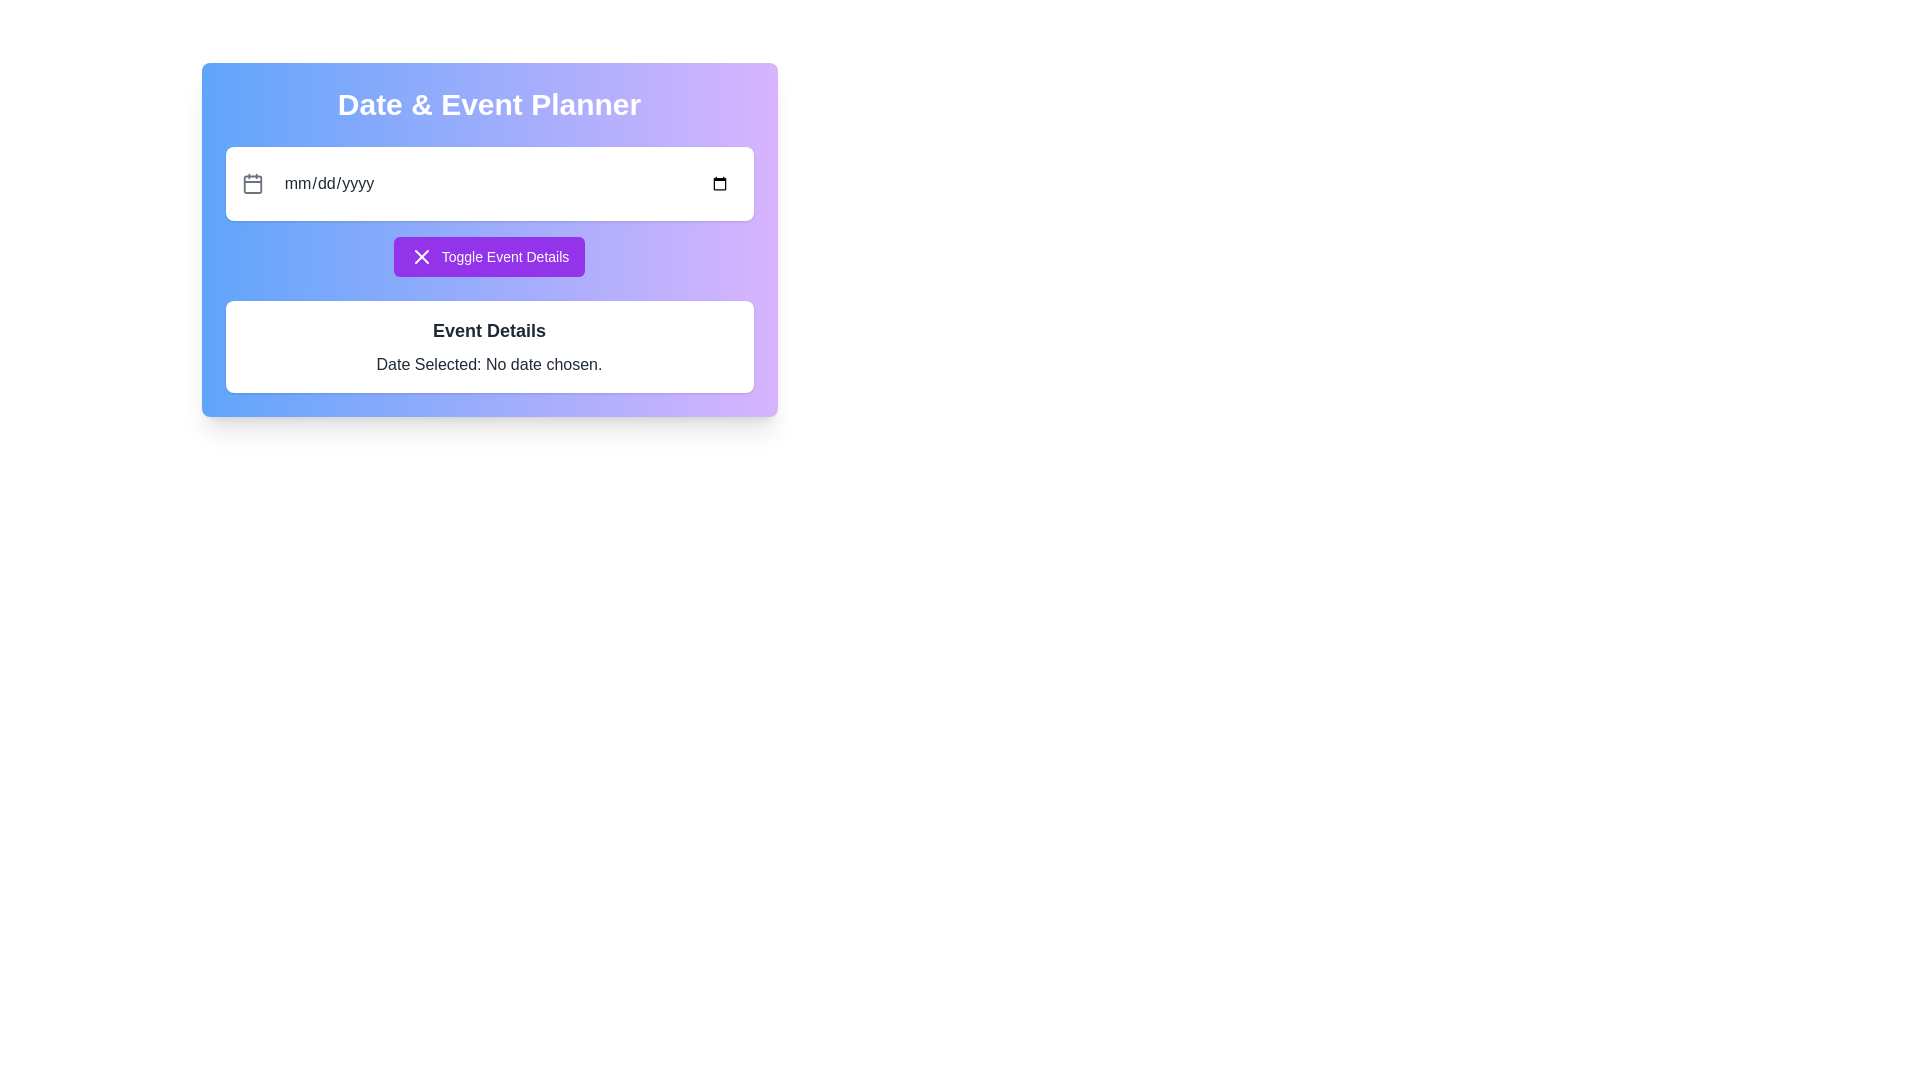 The height and width of the screenshot is (1080, 1920). I want to click on the text label that reads 'Date Selected: No date chosen.' located in the 'Event Details' section, directly below the header text 'Event Details', so click(489, 365).